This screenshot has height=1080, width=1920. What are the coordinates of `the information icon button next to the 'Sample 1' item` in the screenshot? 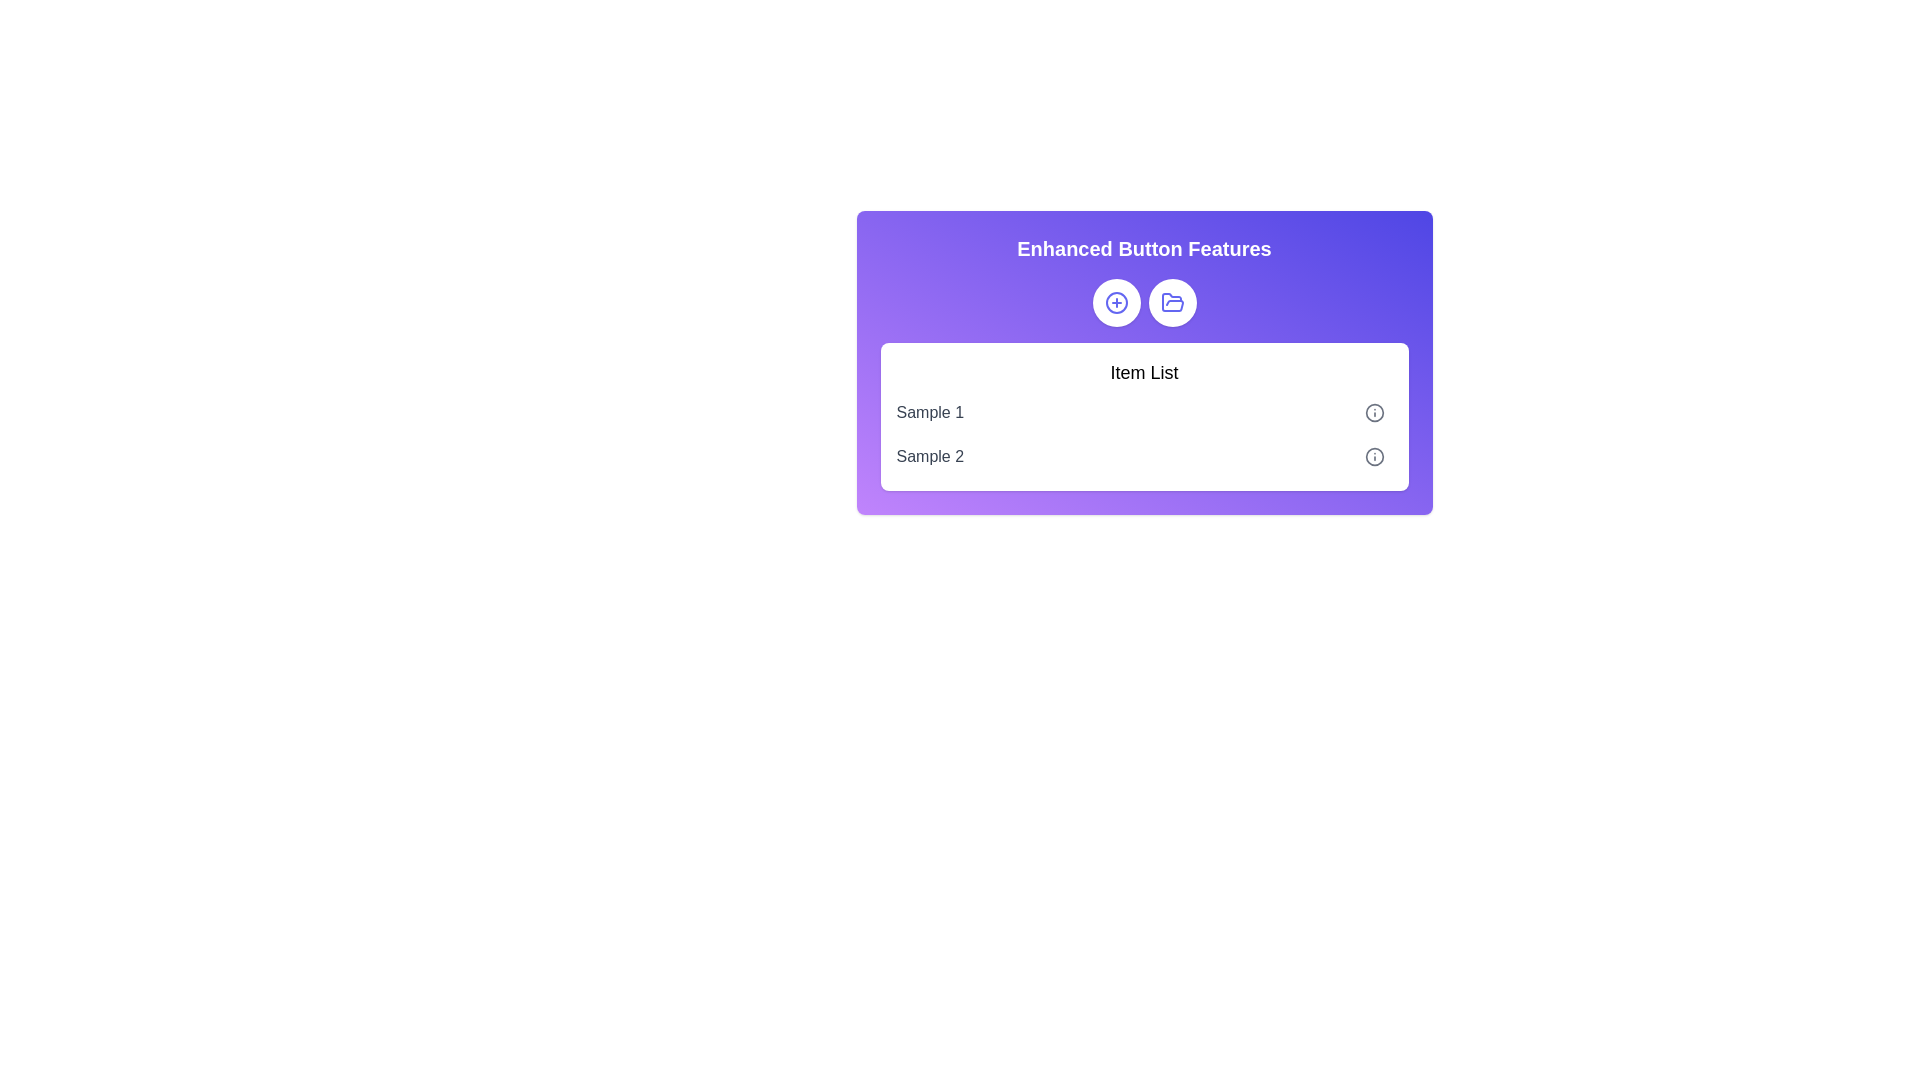 It's located at (1373, 411).